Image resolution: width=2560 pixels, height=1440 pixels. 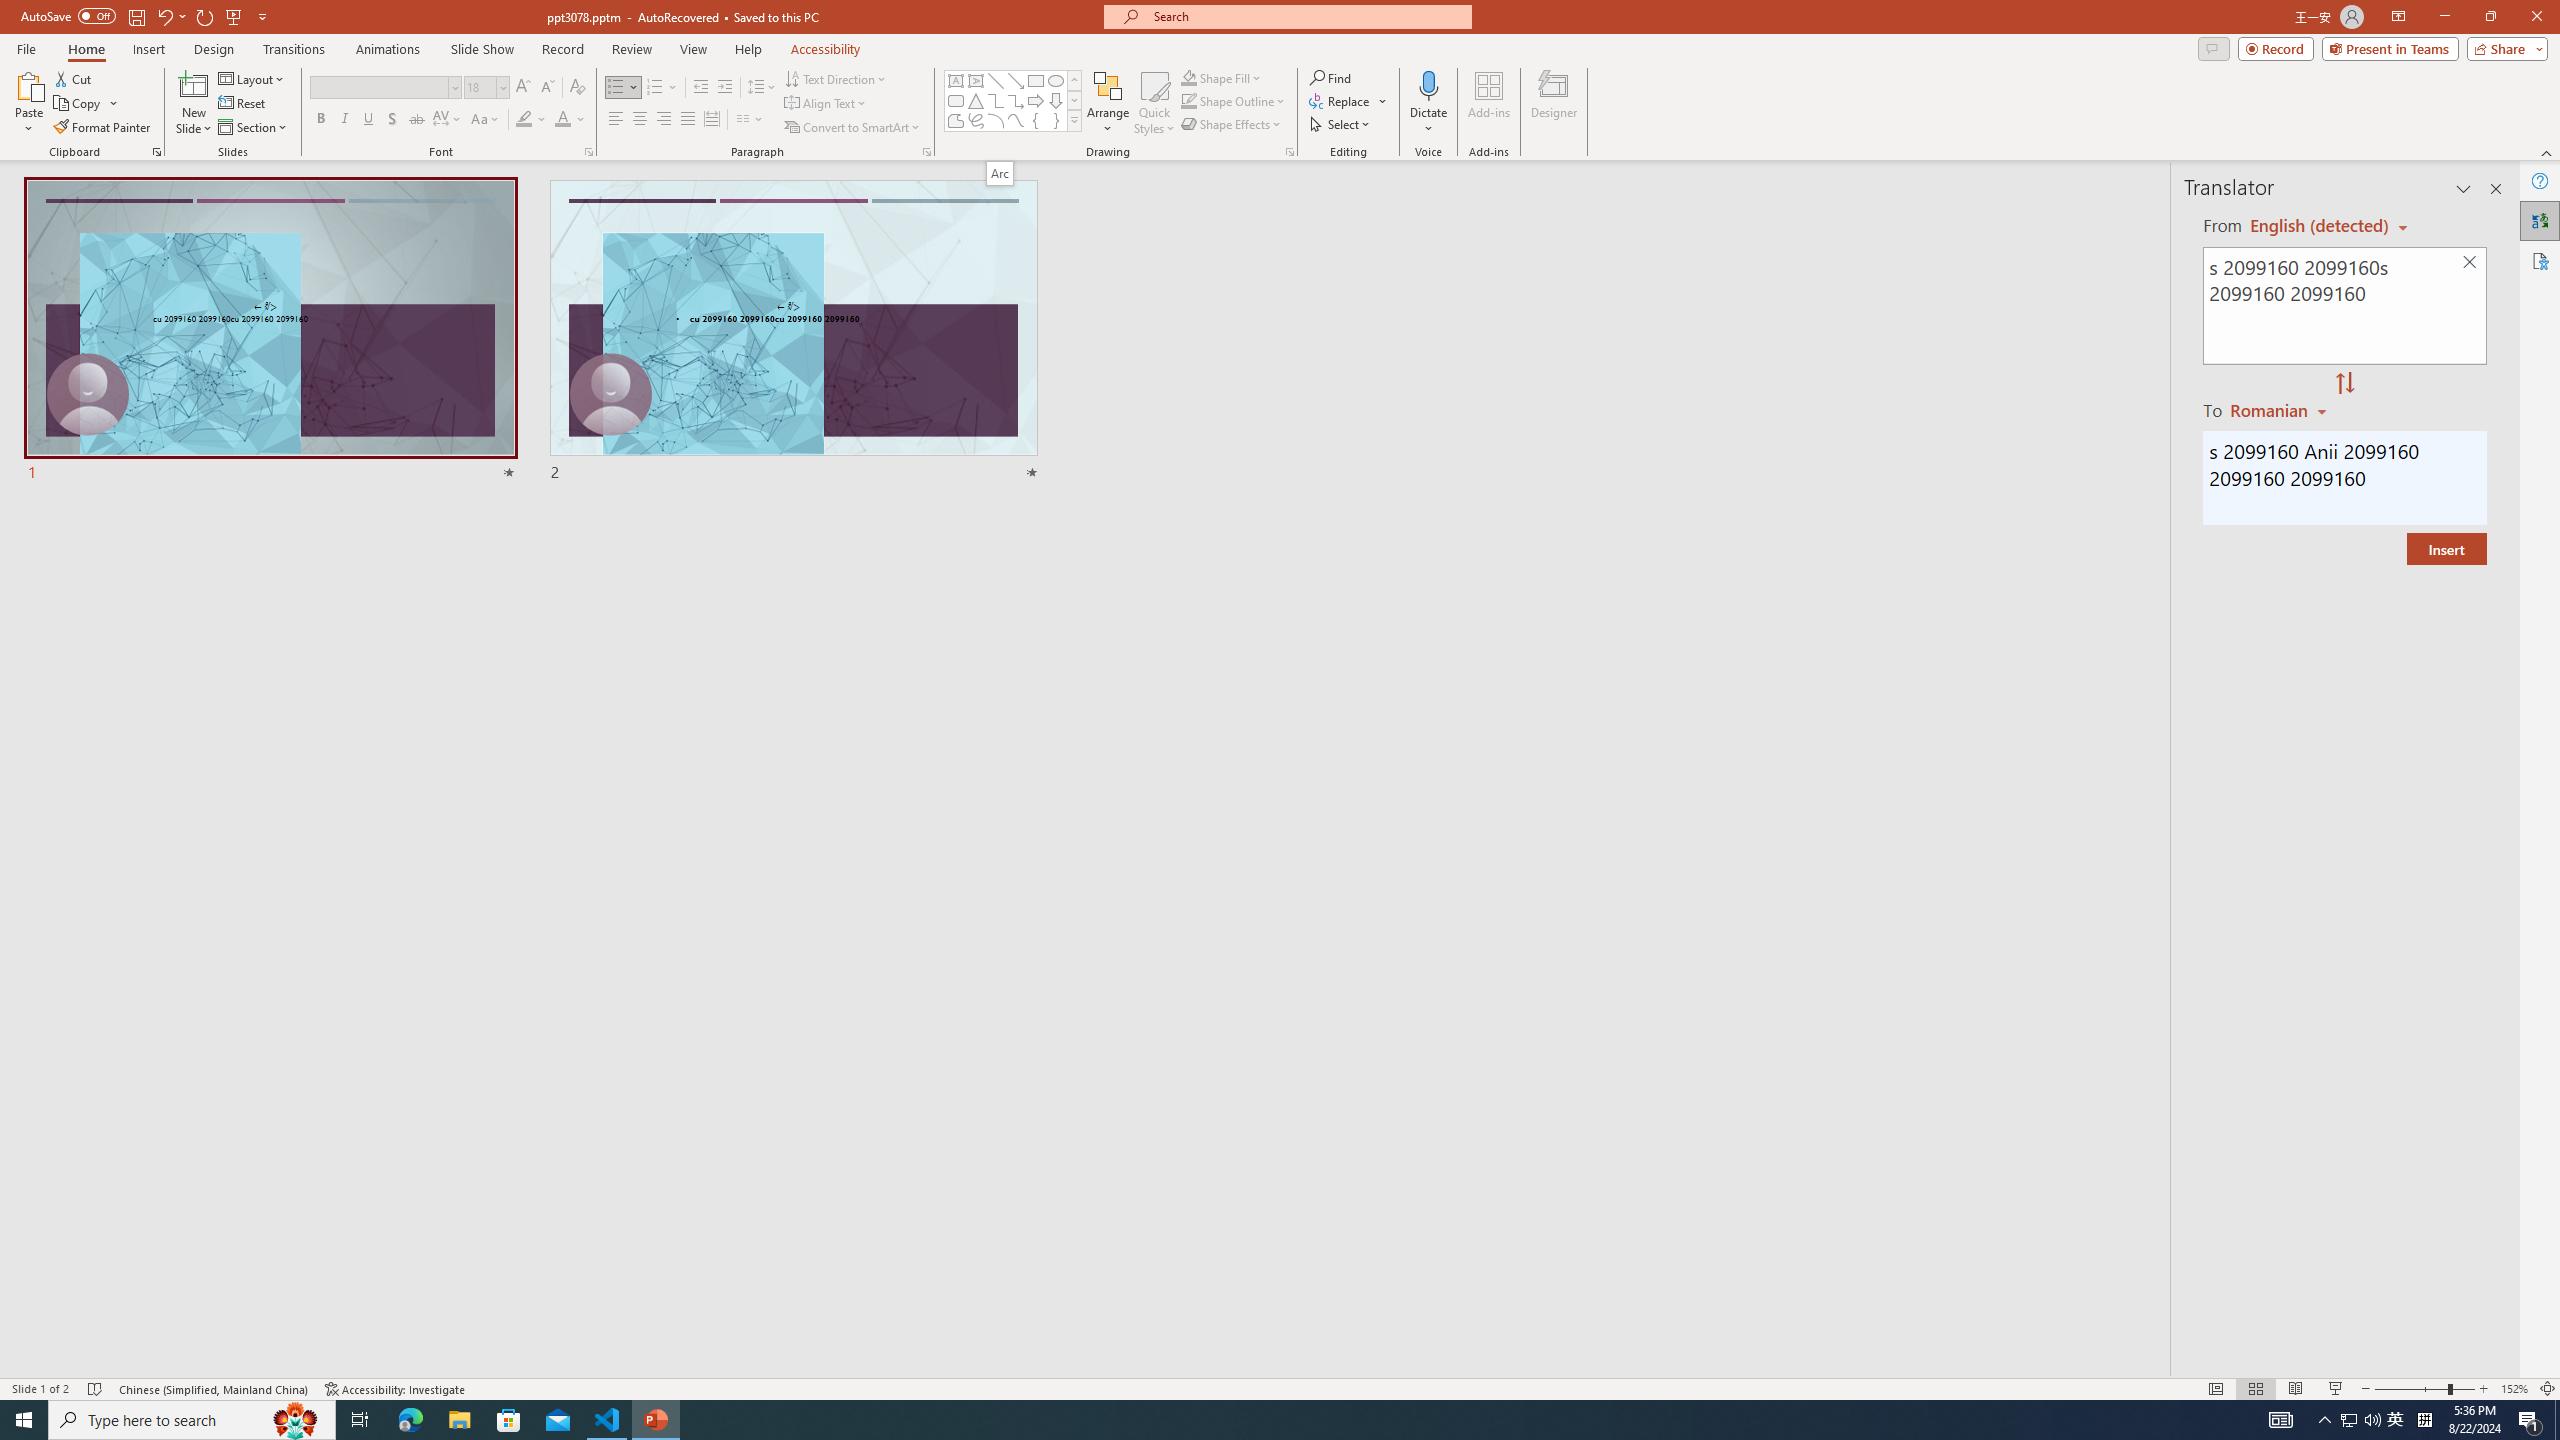 What do you see at coordinates (2279, 409) in the screenshot?
I see `'Romanian'` at bounding box center [2279, 409].